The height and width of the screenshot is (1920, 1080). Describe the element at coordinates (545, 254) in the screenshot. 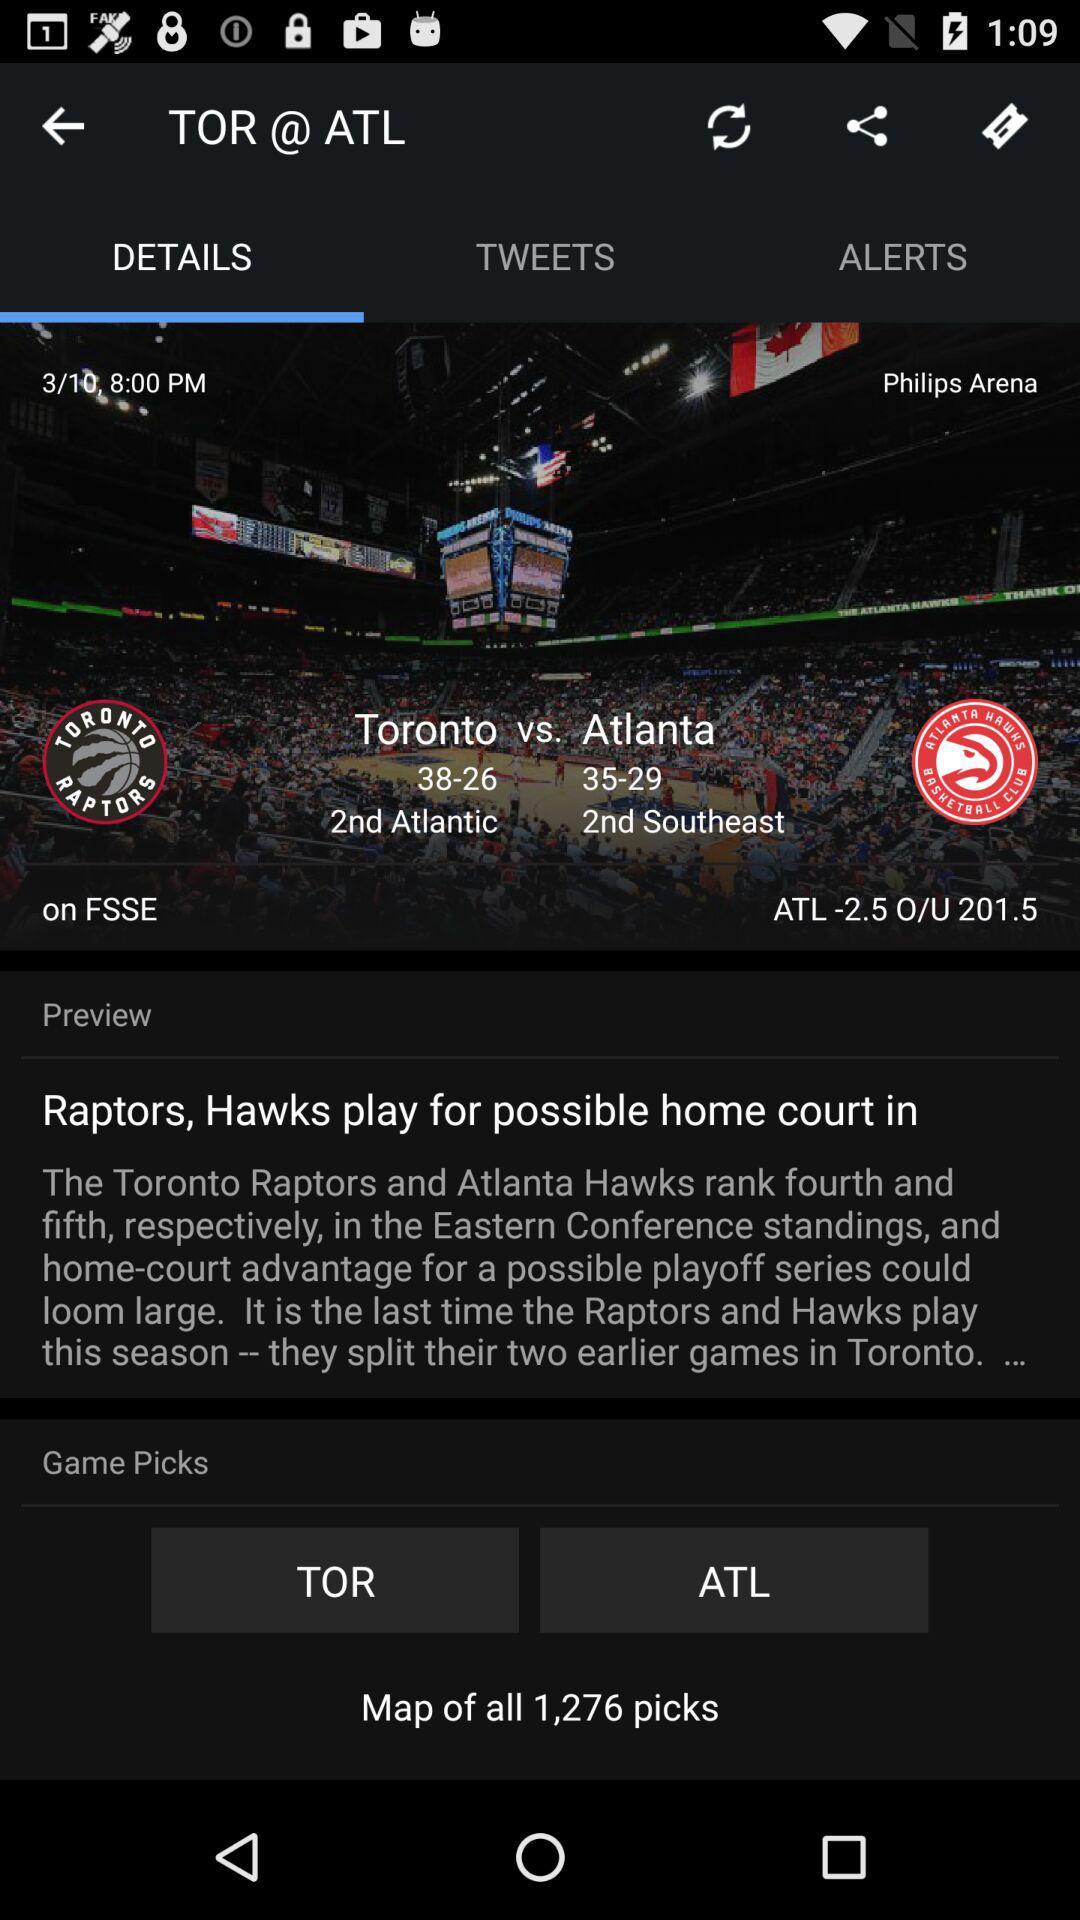

I see `tweets` at that location.